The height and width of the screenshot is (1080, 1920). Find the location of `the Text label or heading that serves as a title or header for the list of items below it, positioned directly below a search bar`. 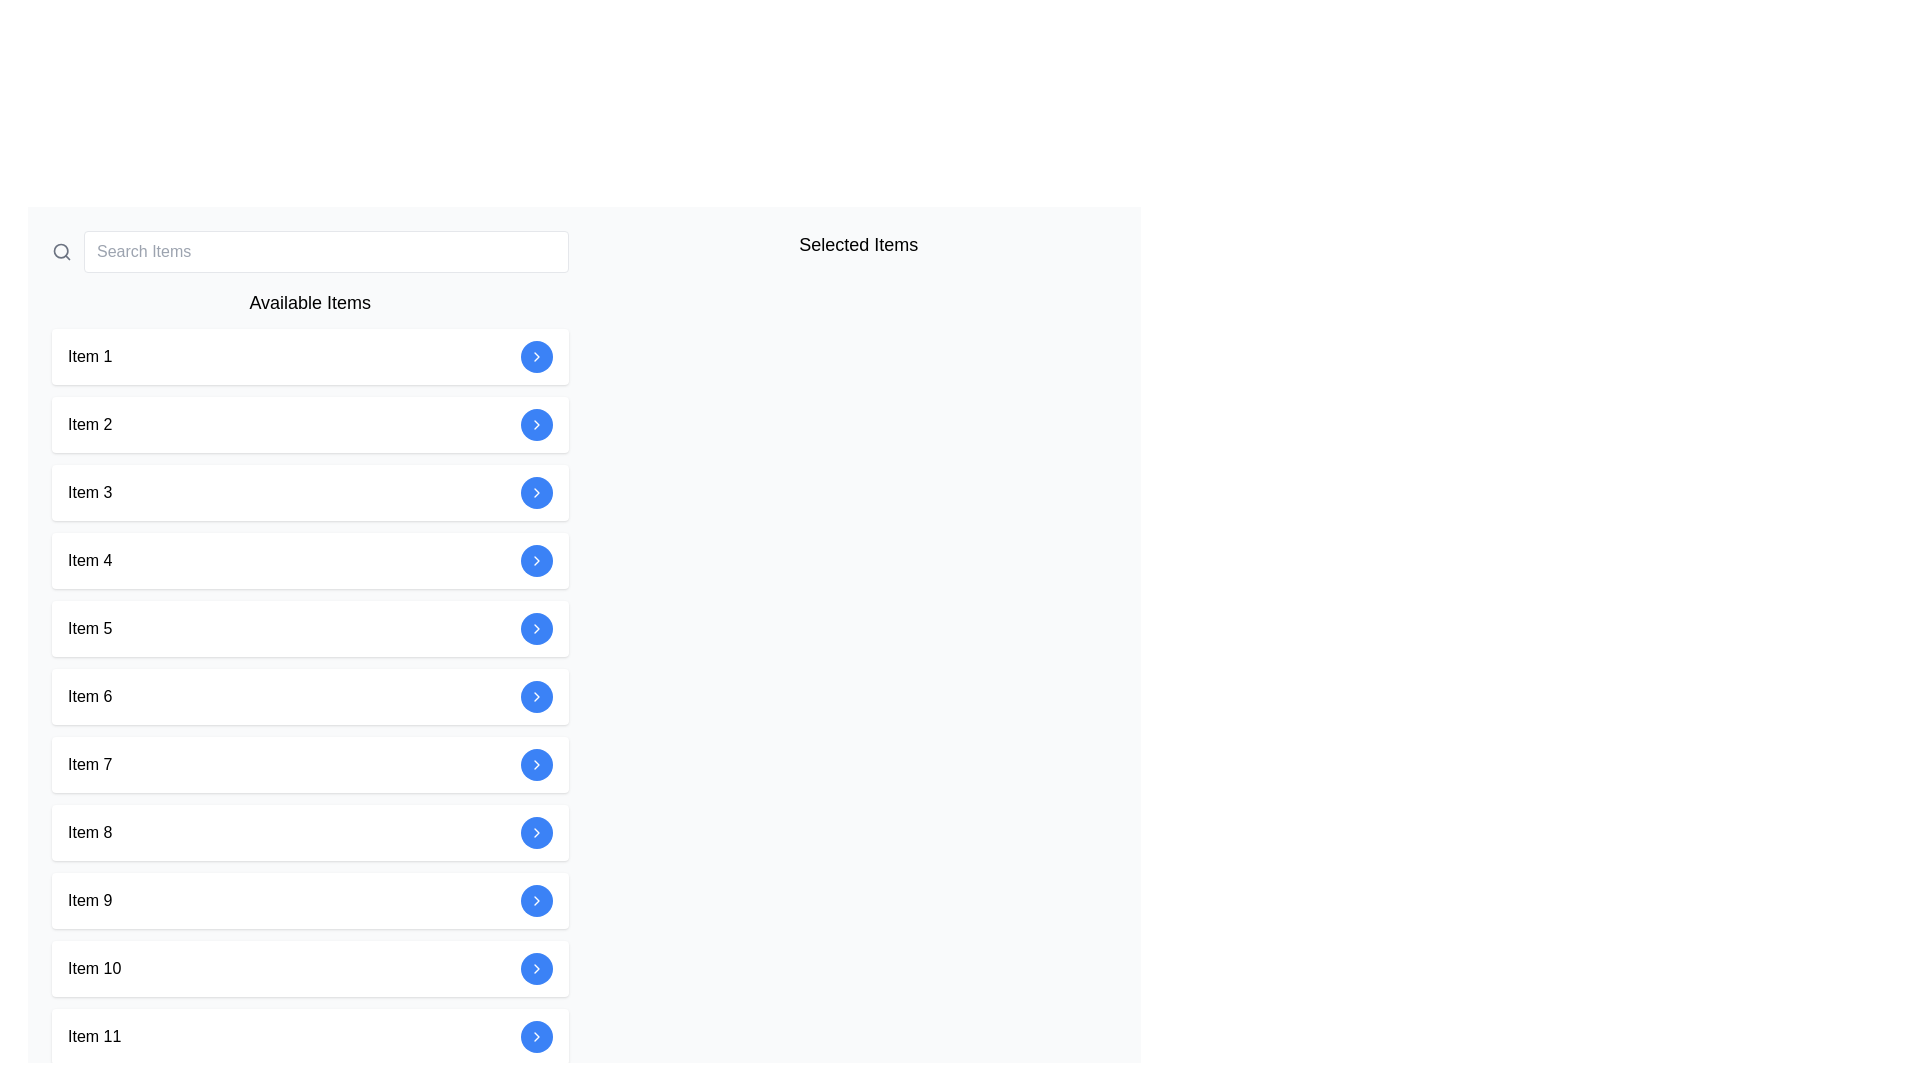

the Text label or heading that serves as a title or header for the list of items below it, positioned directly below a search bar is located at coordinates (309, 303).